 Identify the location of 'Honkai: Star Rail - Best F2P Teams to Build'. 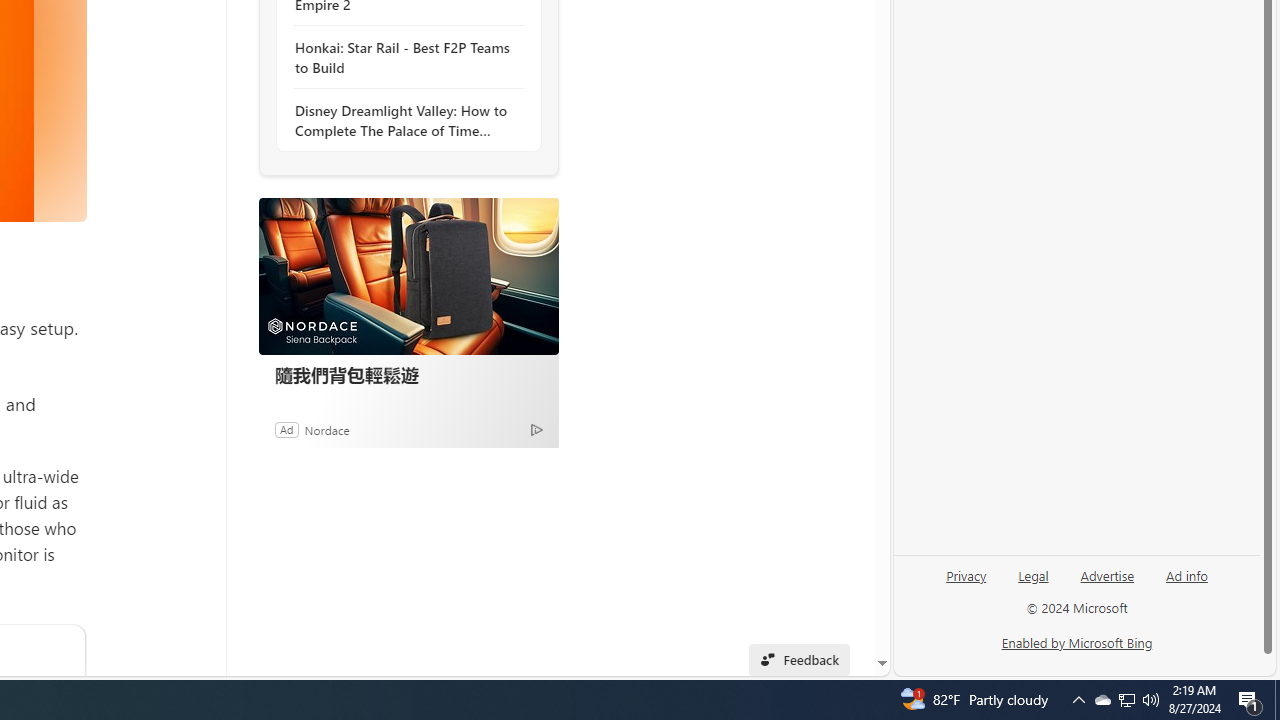
(402, 56).